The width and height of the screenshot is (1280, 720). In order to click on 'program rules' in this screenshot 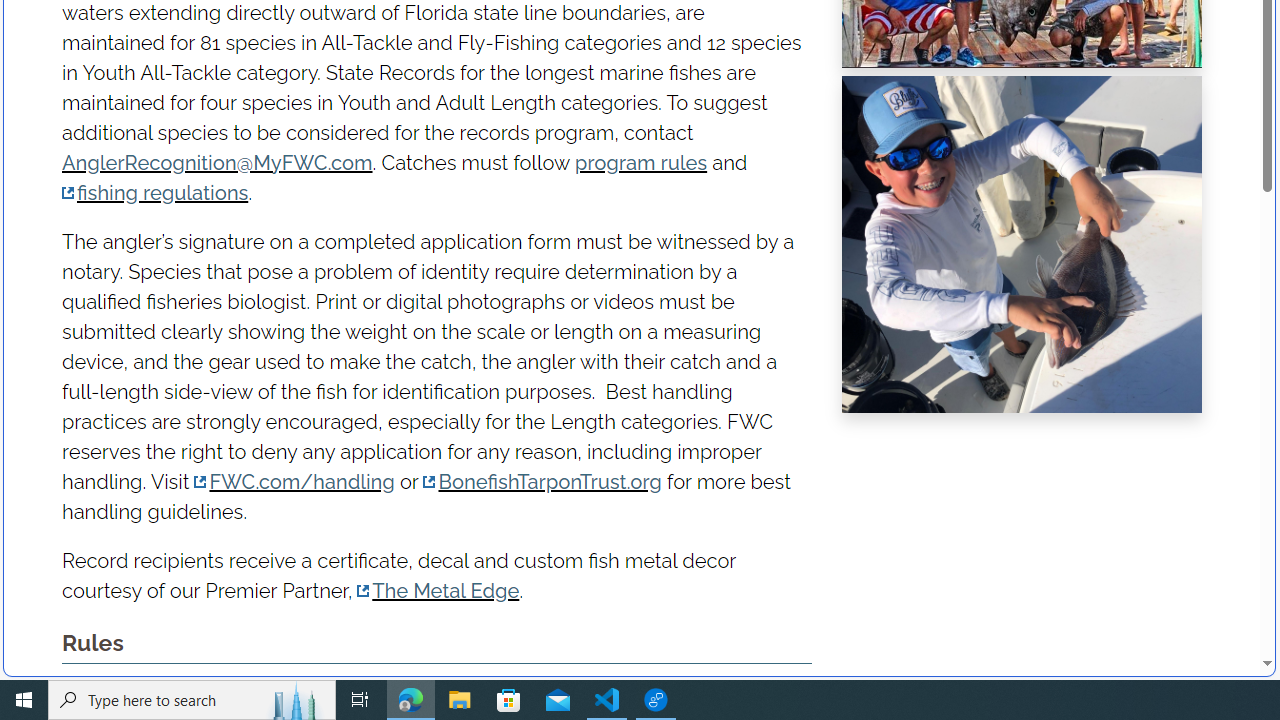, I will do `click(640, 161)`.